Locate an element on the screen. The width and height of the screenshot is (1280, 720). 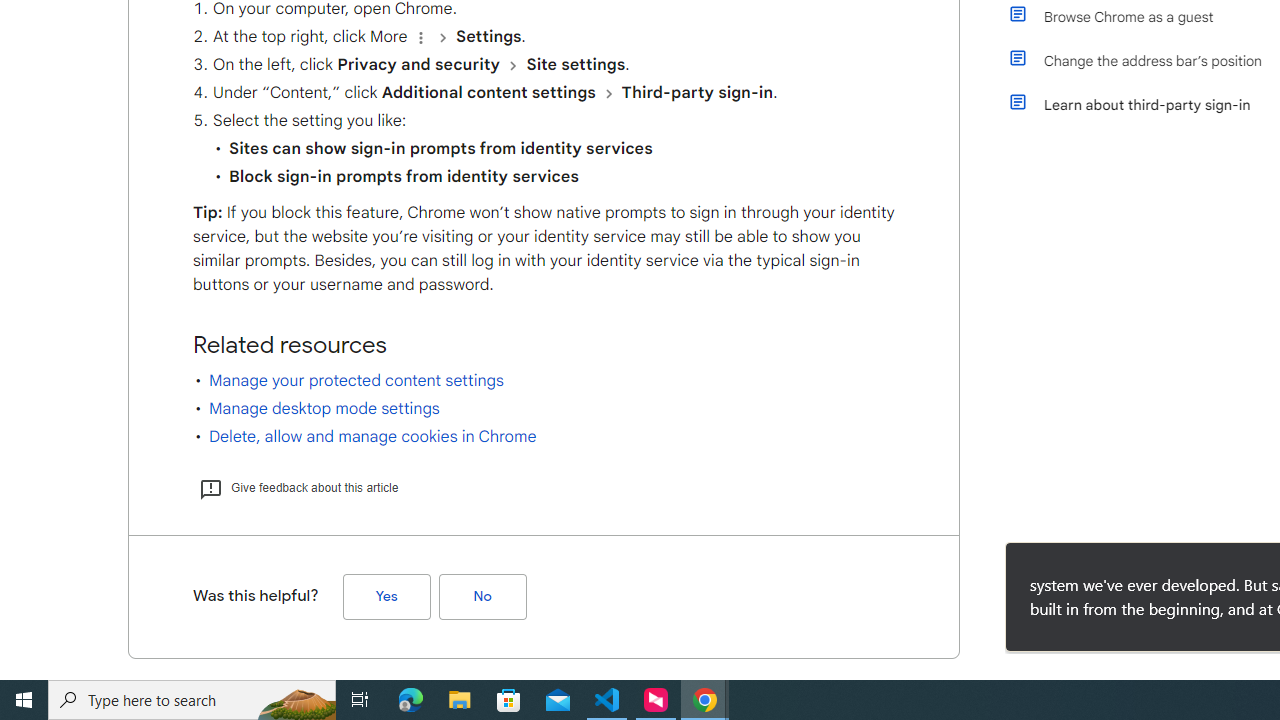
'Delete, allow and manage cookies in Chrome' is located at coordinates (373, 436).